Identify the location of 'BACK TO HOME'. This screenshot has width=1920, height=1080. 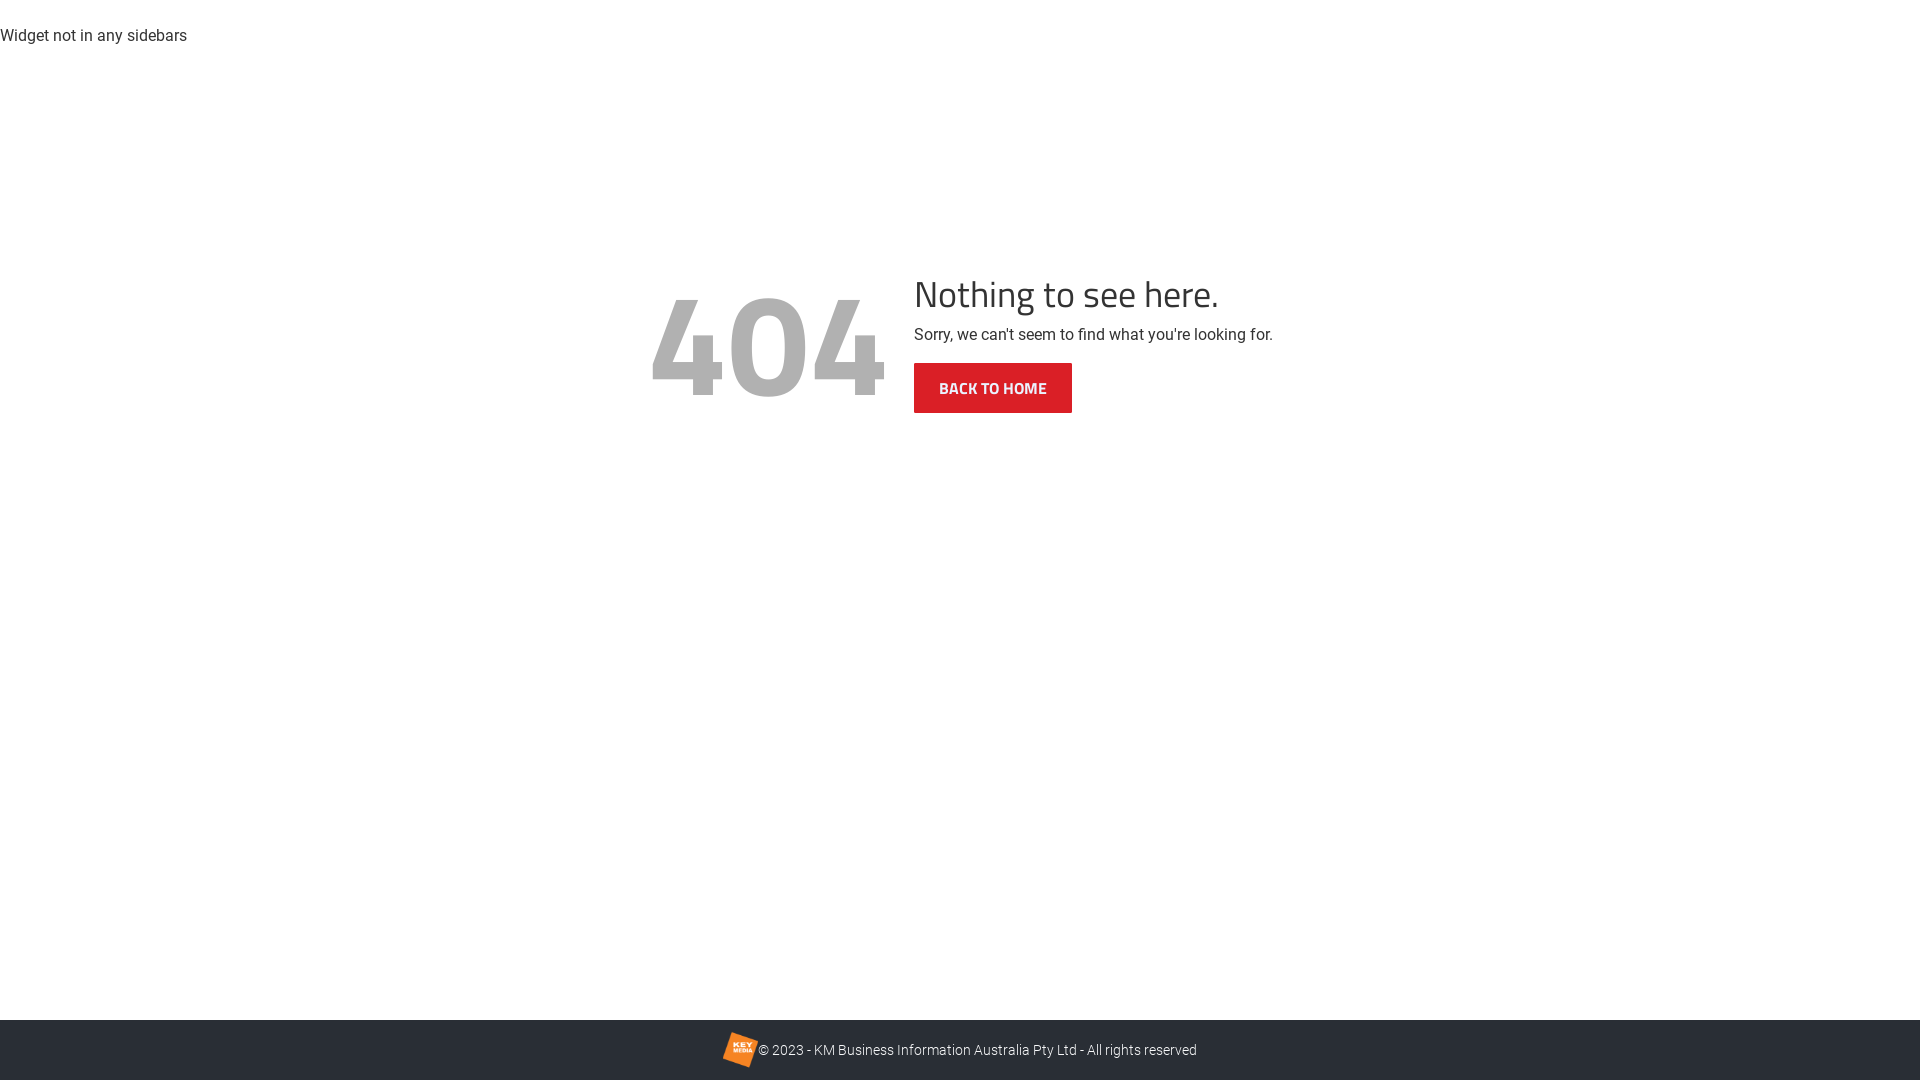
(993, 388).